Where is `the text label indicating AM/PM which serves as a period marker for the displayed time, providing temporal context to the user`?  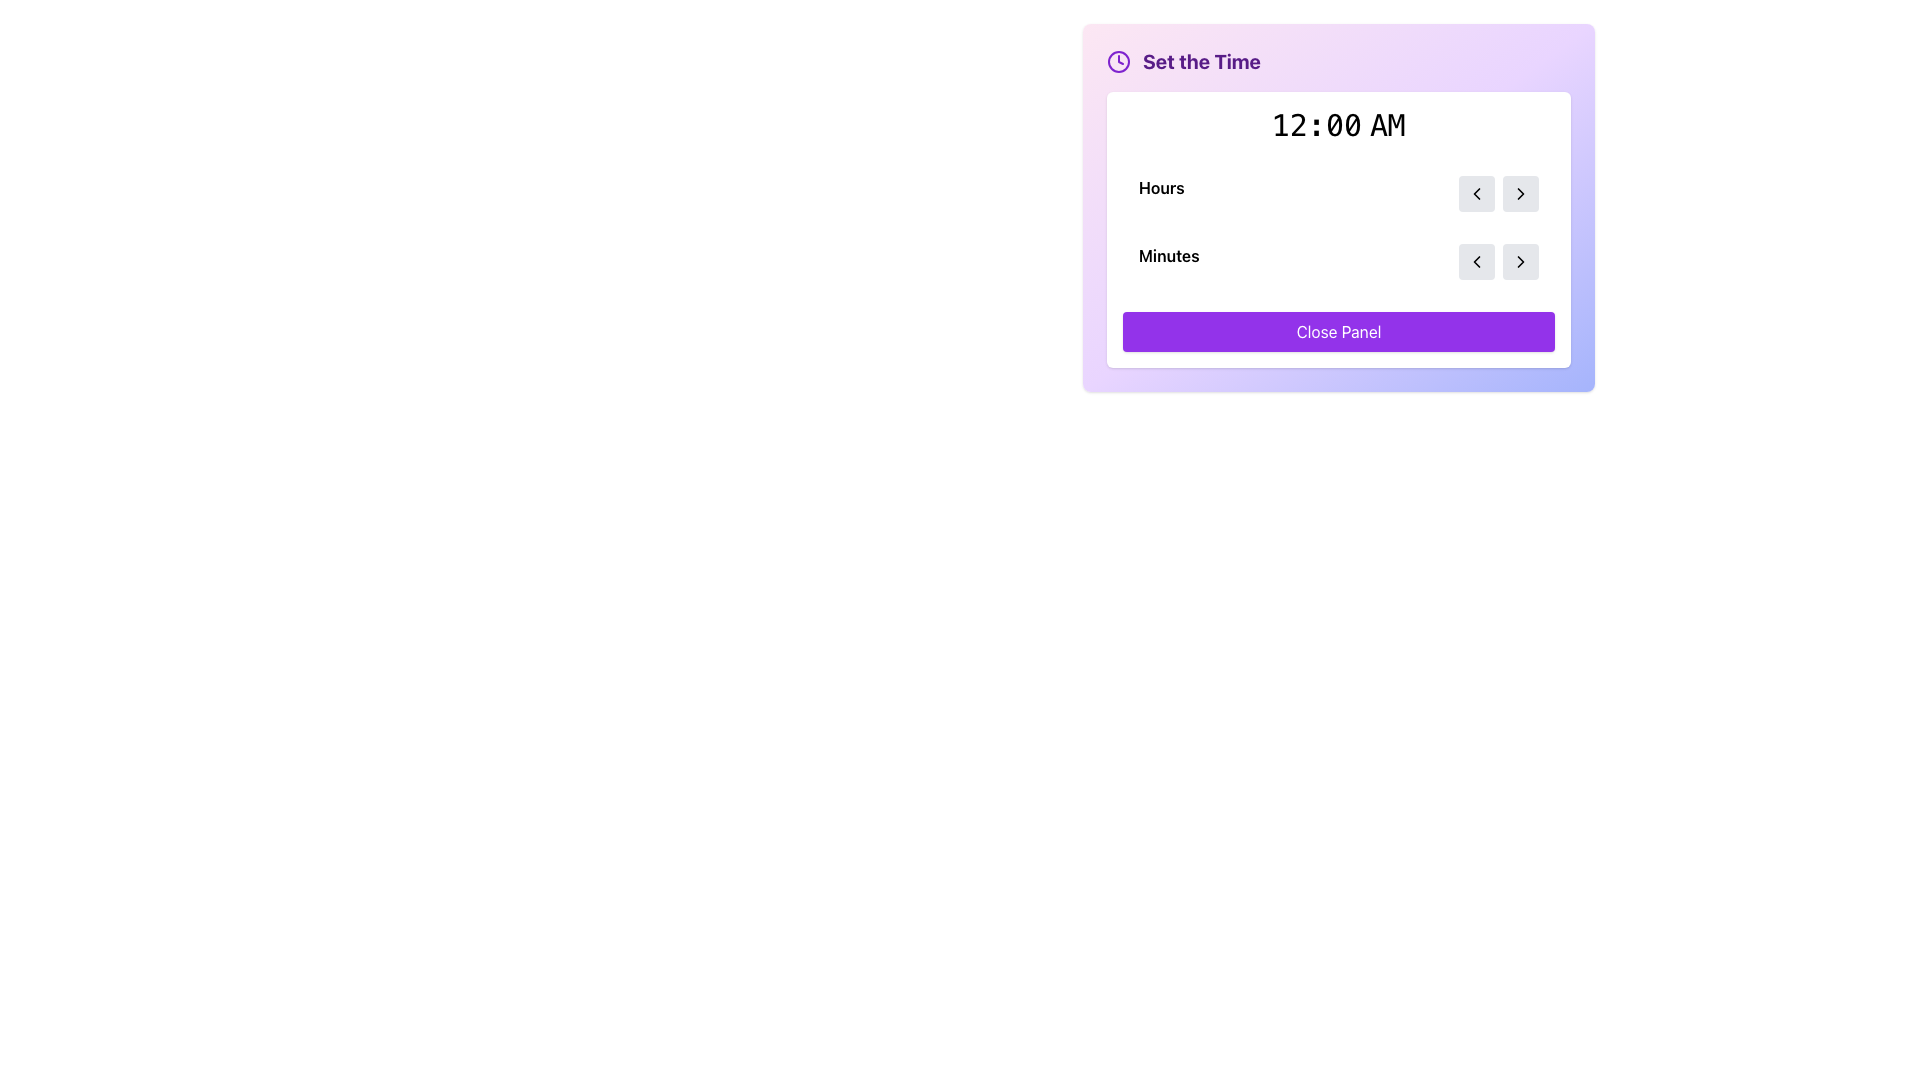 the text label indicating AM/PM which serves as a period marker for the displayed time, providing temporal context to the user is located at coordinates (1383, 126).